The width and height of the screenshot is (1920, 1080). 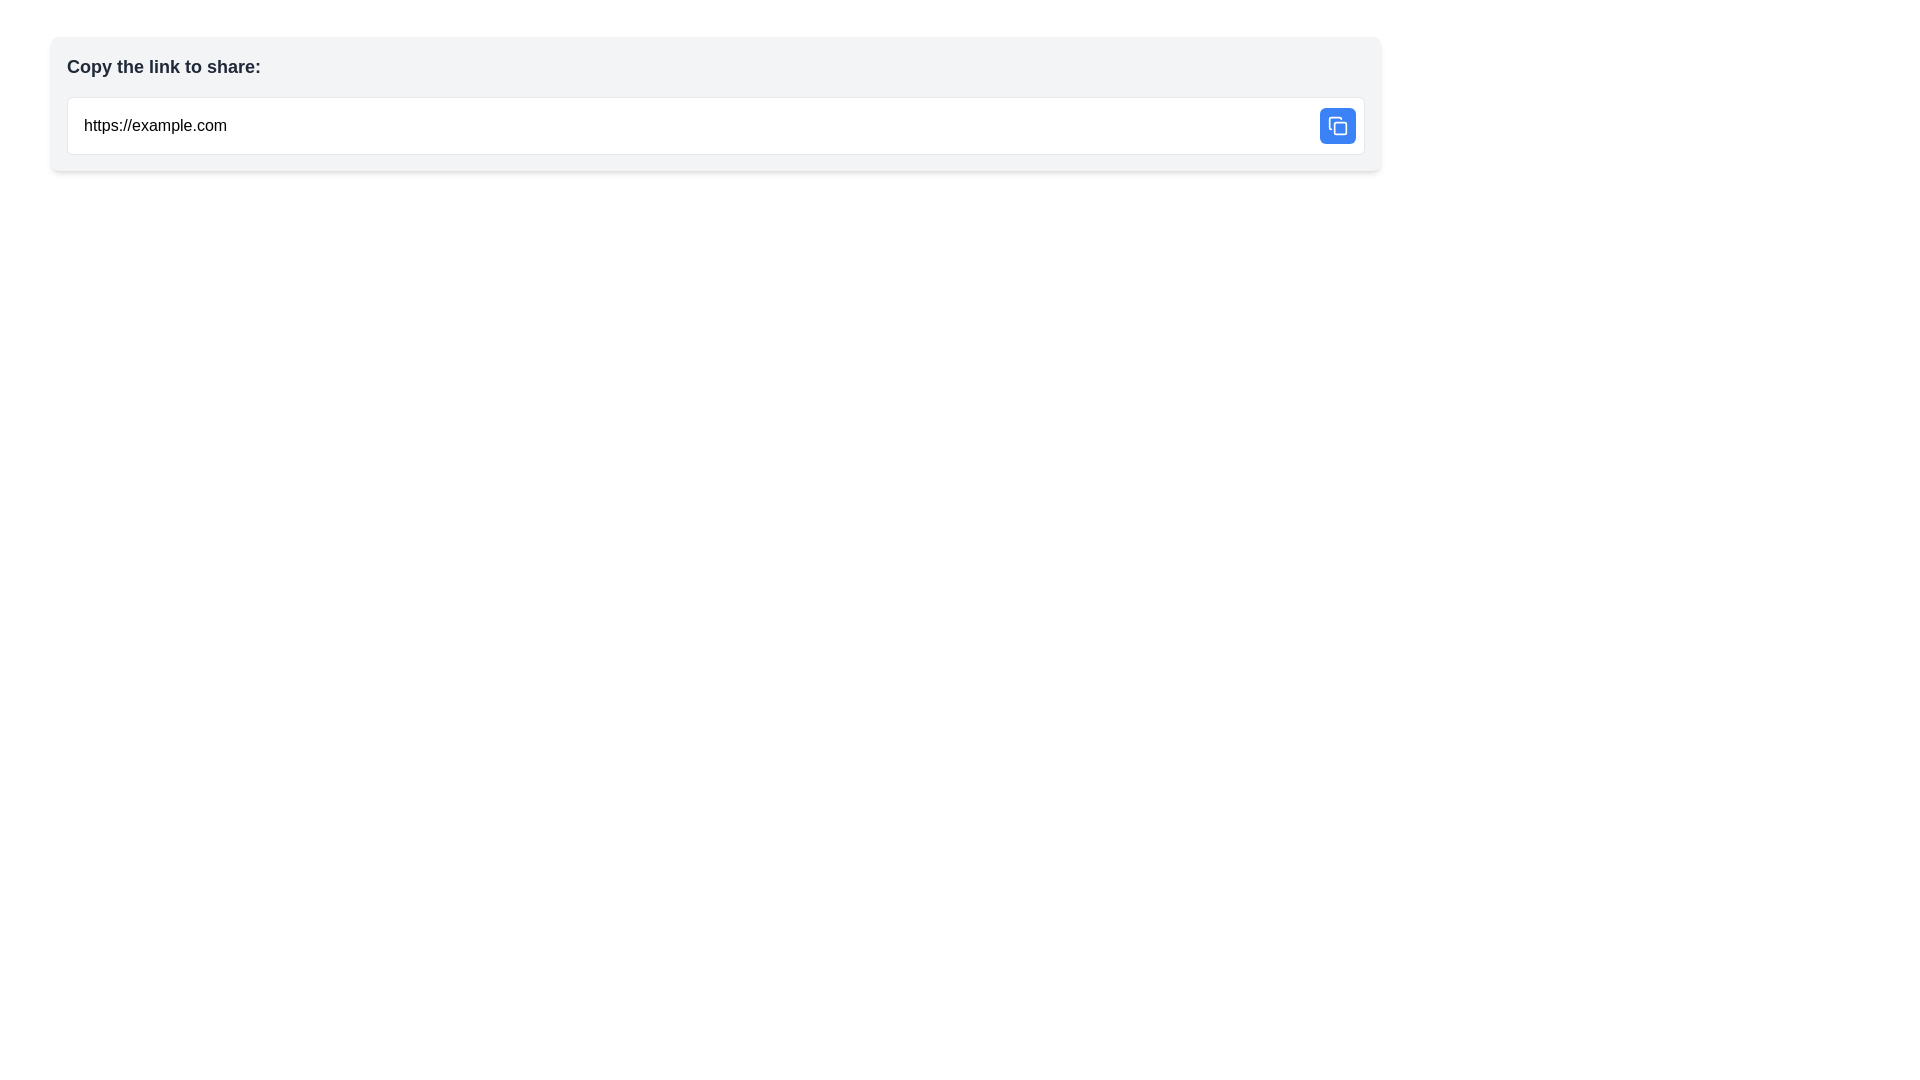 What do you see at coordinates (1338, 126) in the screenshot?
I see `the blue rounded rectangular button with a white copy icon` at bounding box center [1338, 126].